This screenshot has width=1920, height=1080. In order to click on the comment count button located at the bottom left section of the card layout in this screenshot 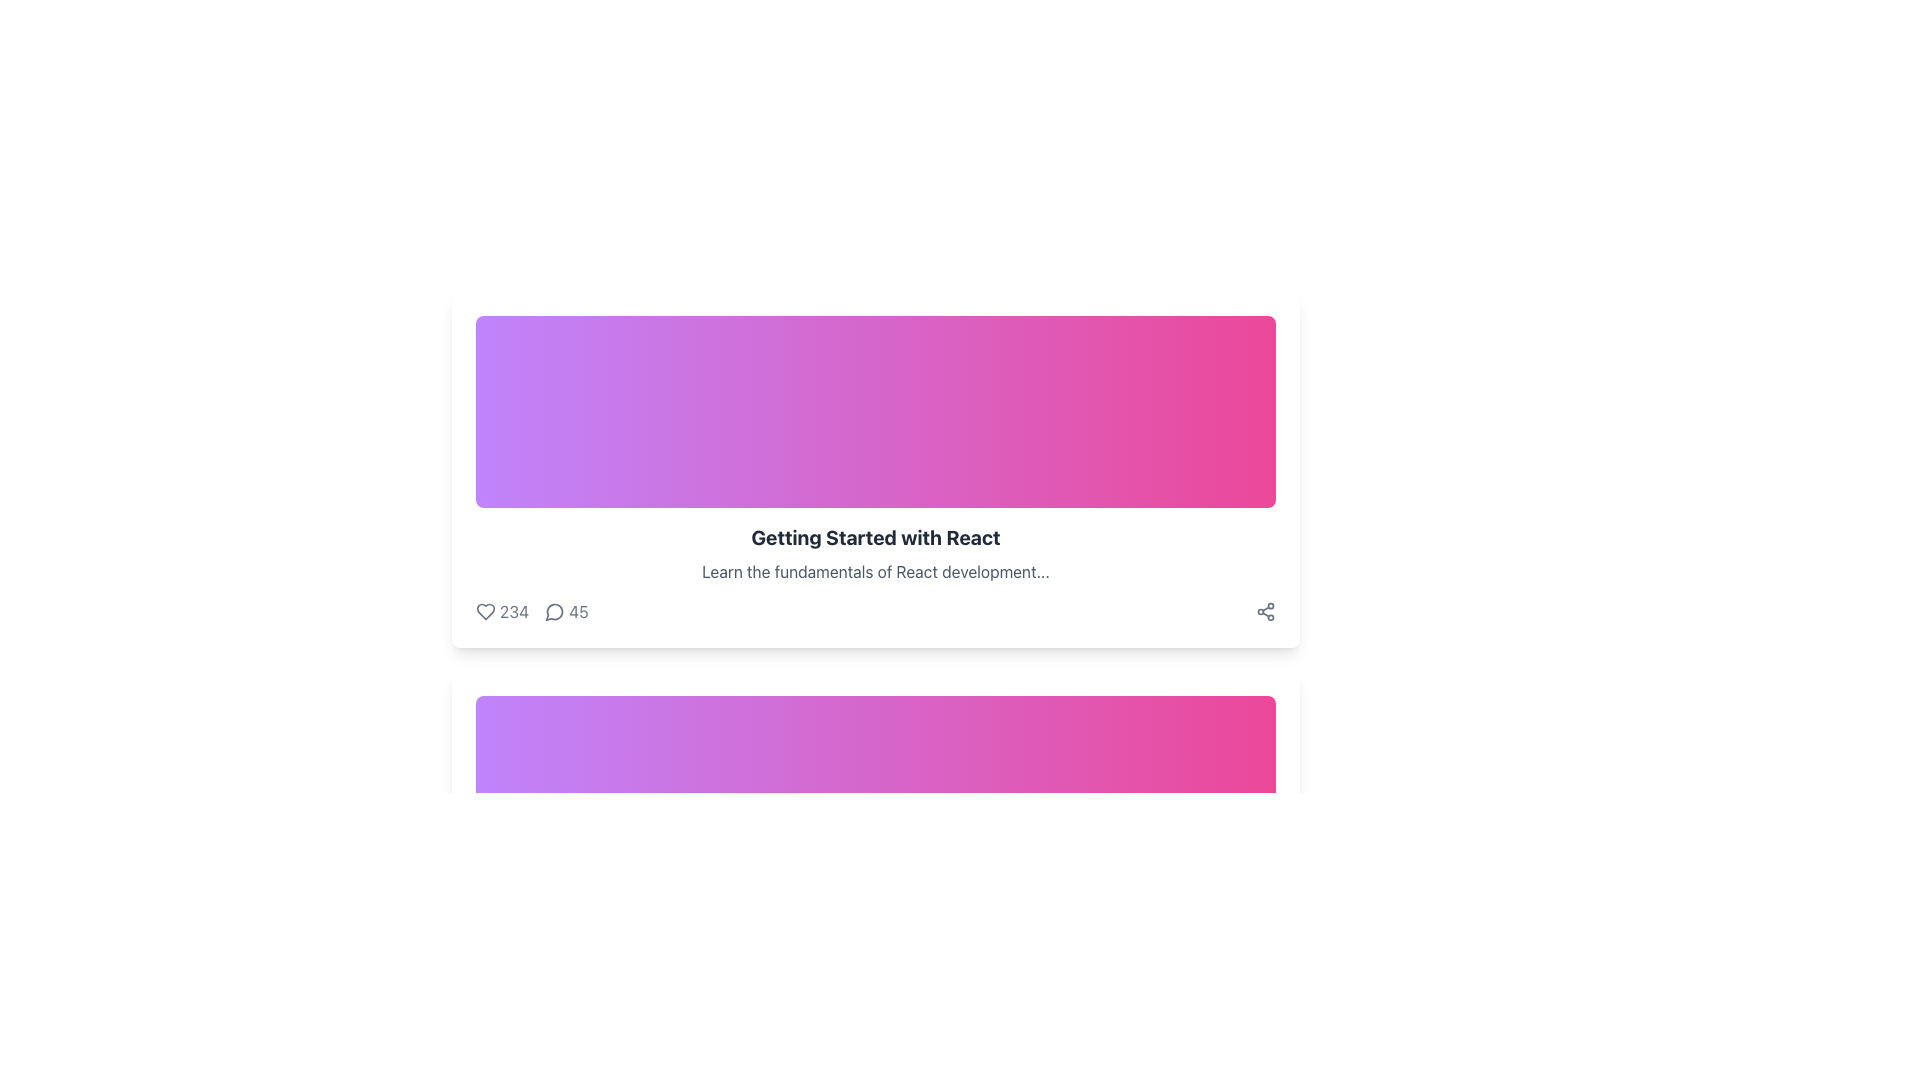, I will do `click(565, 611)`.